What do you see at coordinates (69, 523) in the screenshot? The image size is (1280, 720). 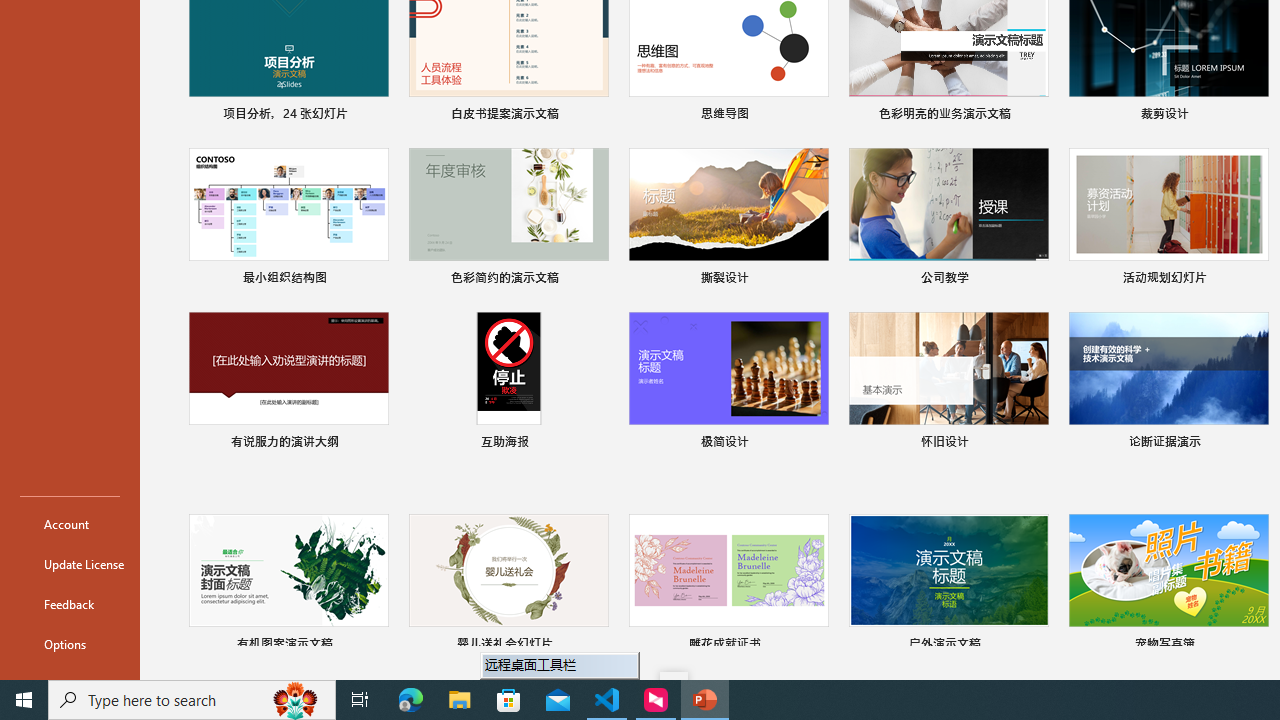 I see `'Account'` at bounding box center [69, 523].